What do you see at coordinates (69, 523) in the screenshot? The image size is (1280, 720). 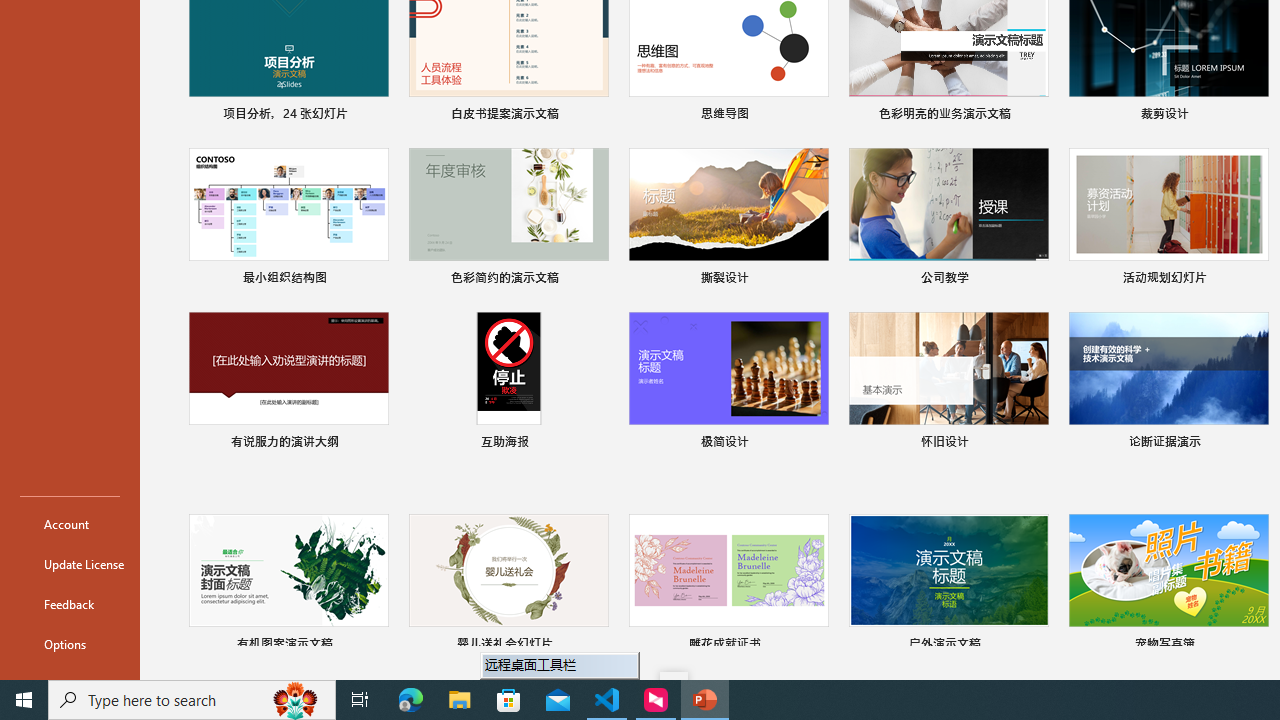 I see `'Account'` at bounding box center [69, 523].